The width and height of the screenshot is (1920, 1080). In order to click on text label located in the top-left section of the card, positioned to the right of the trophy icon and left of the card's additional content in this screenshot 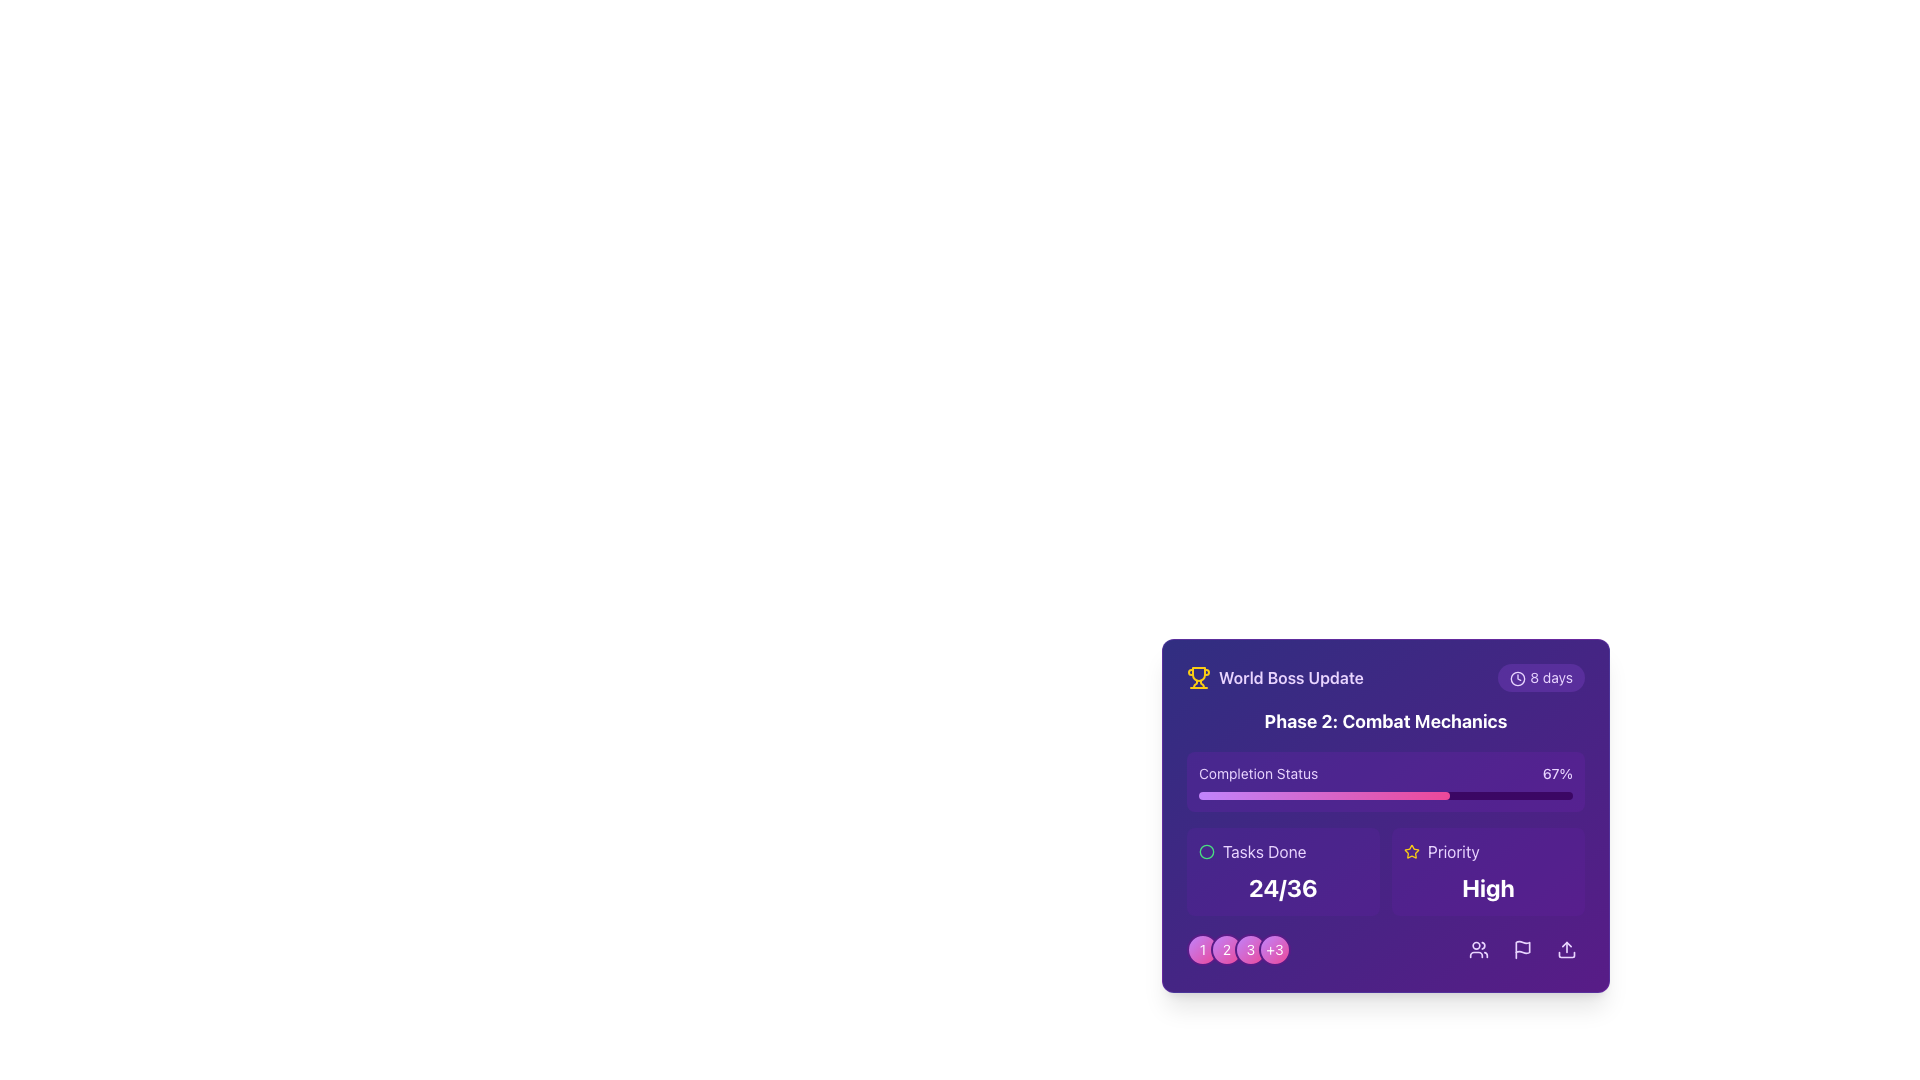, I will do `click(1291, 677)`.